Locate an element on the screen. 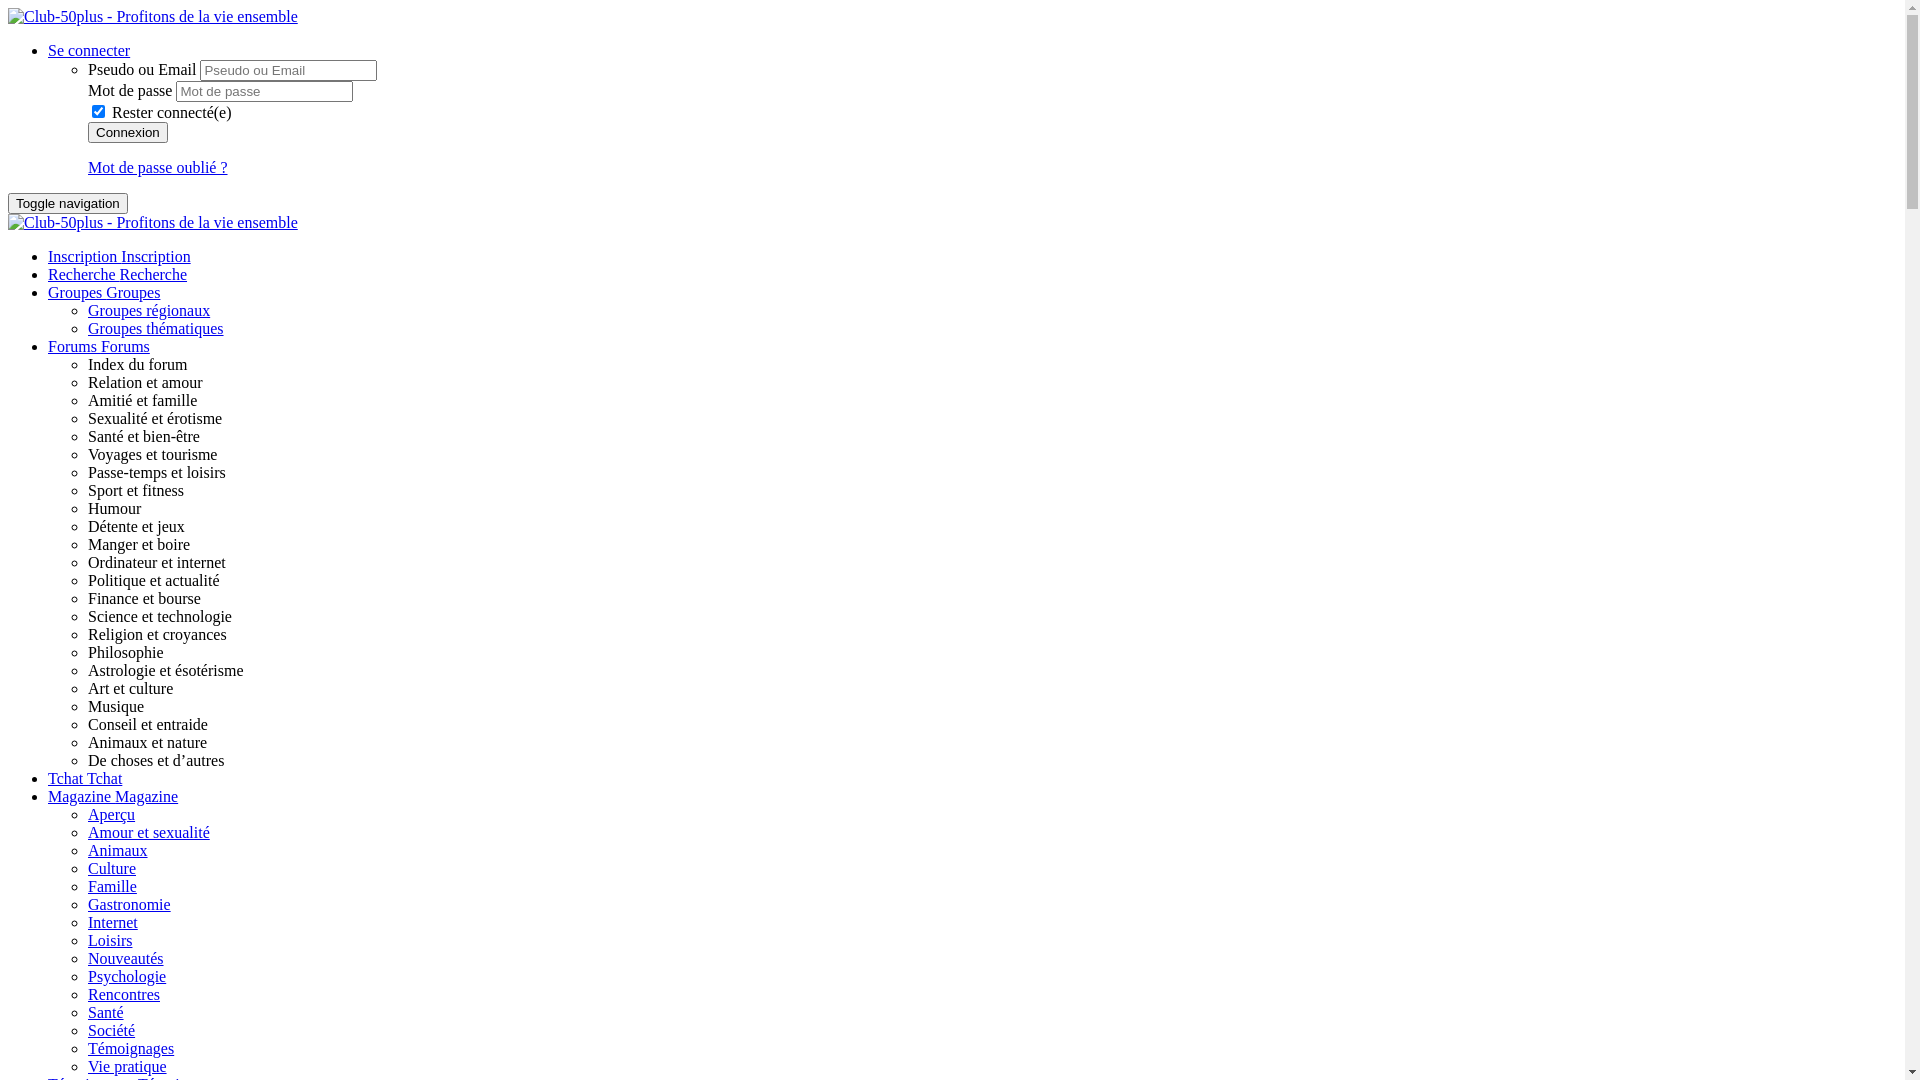  'Science et technologie' is located at coordinates (86, 615).